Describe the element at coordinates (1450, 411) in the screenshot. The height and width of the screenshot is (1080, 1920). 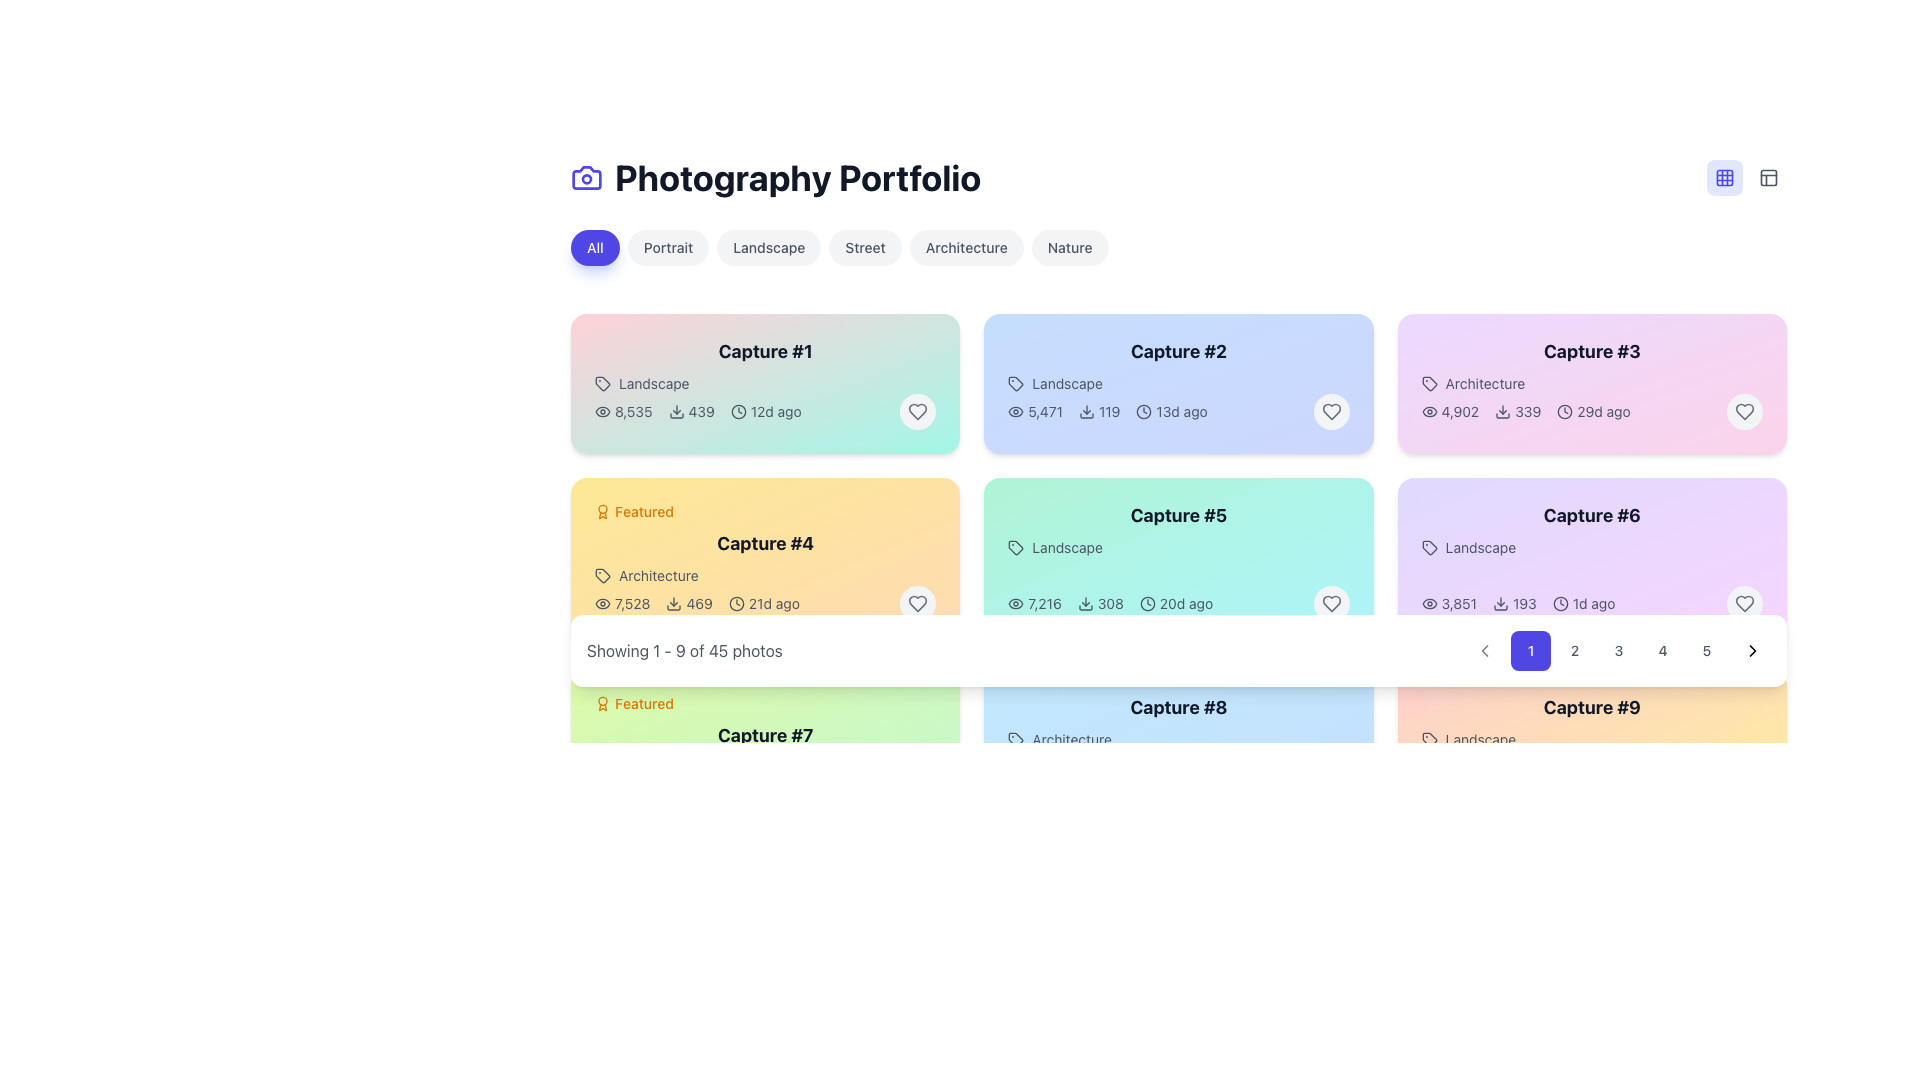
I see `the views count indicator located within the card labeled 'Capture #3', positioned to the left of the download count '339' and below the subtitle 'Architecture'` at that location.